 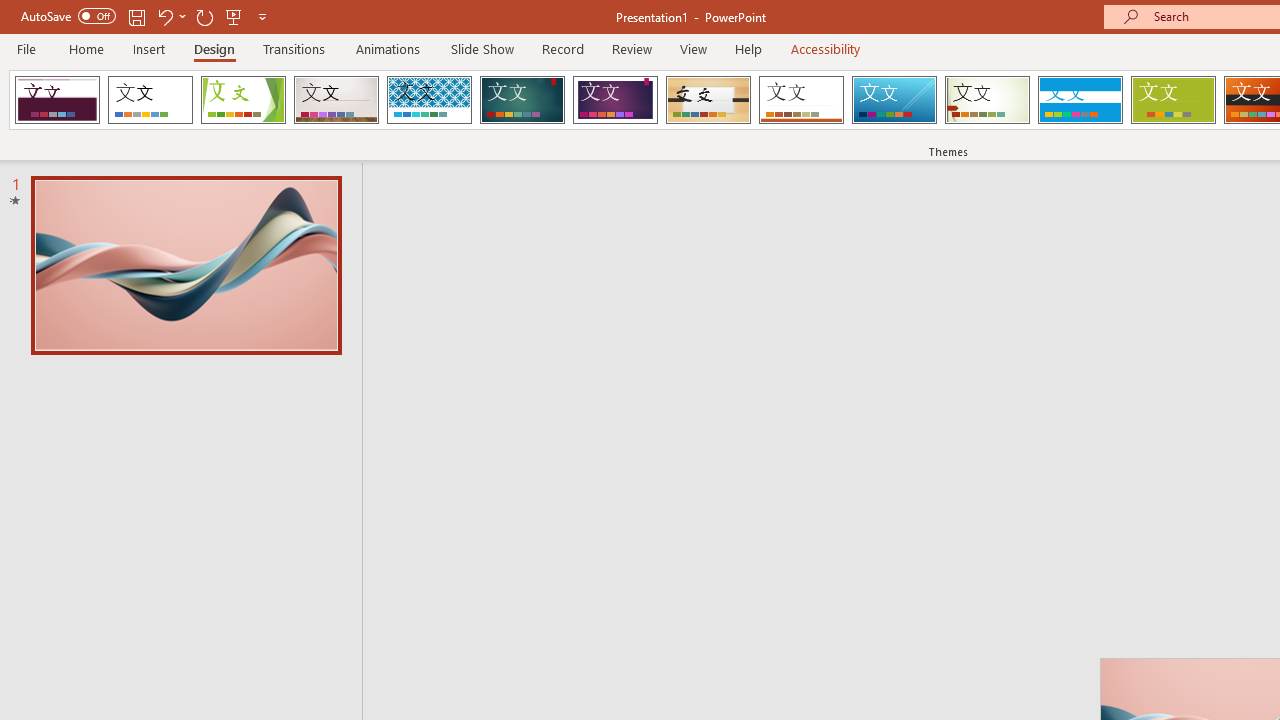 I want to click on 'Office Theme', so click(x=149, y=100).